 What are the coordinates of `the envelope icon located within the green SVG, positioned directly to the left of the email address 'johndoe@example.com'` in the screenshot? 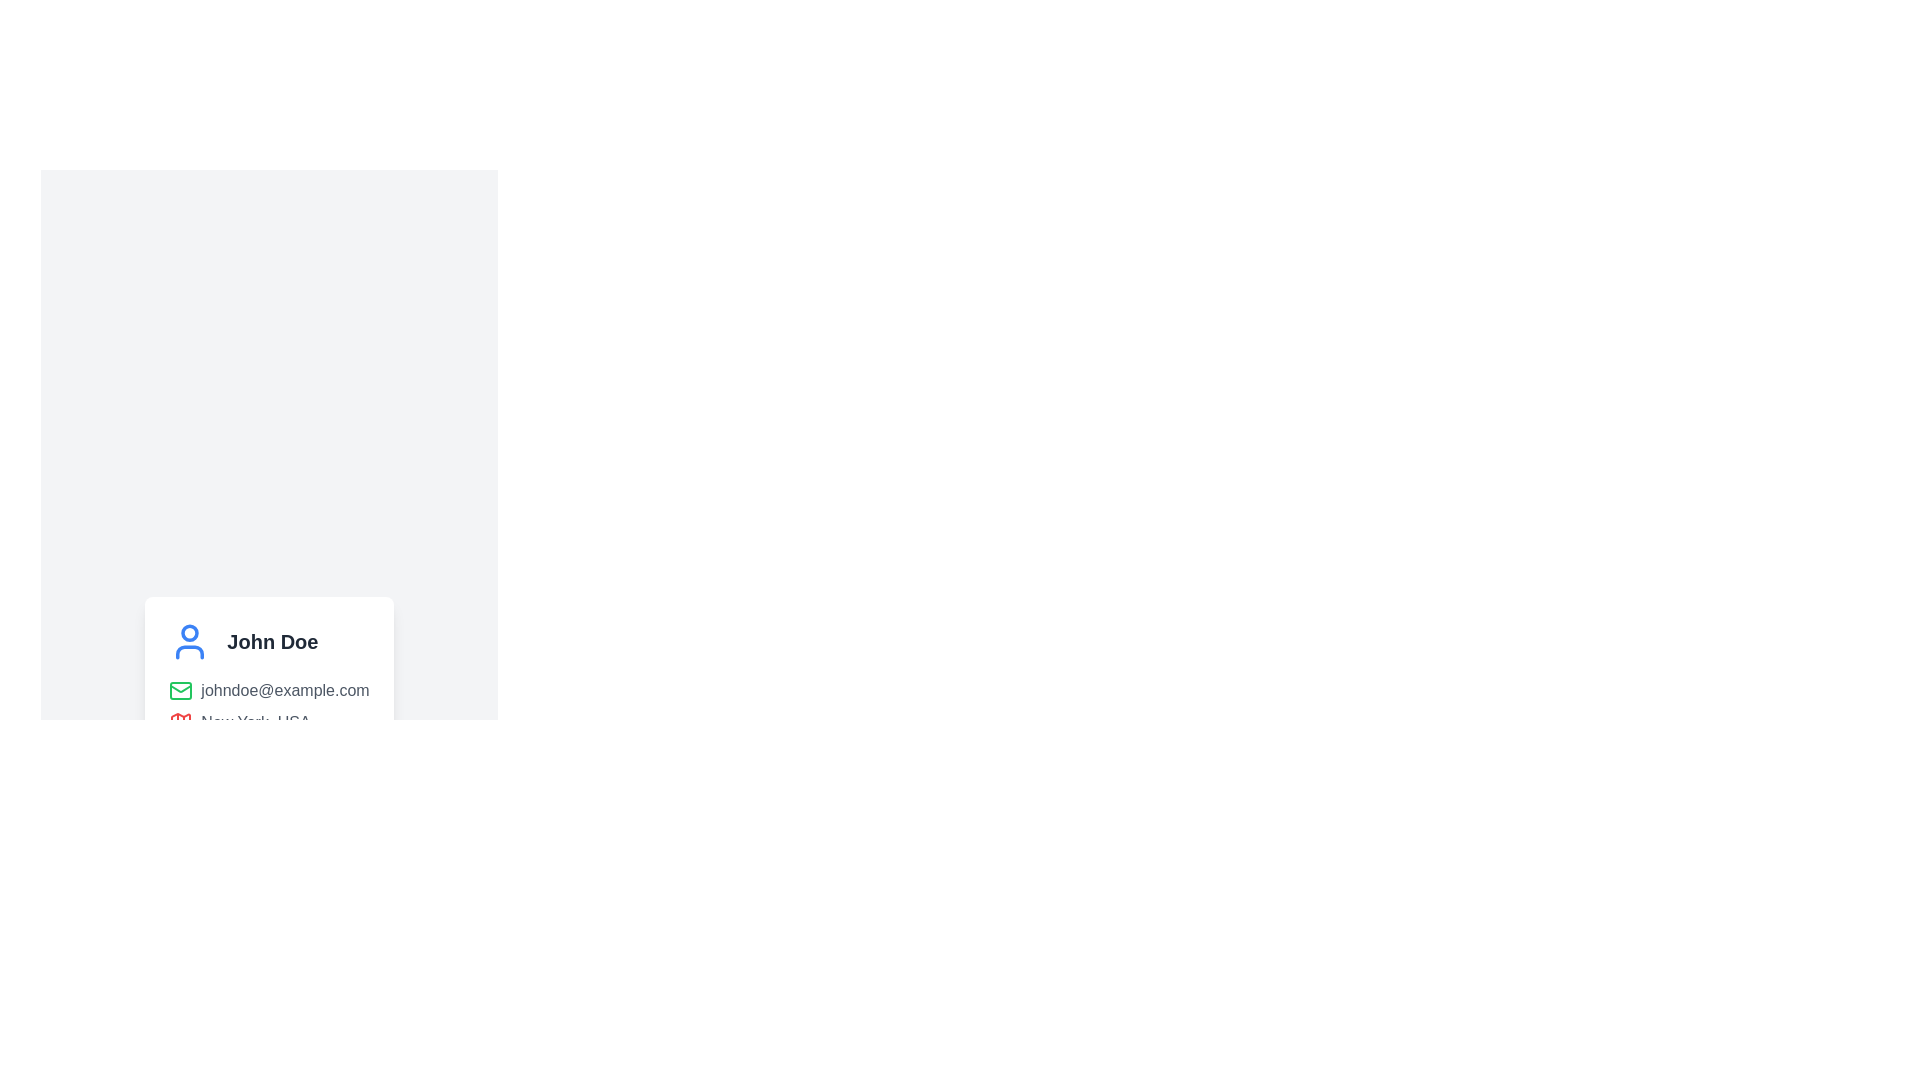 It's located at (181, 689).